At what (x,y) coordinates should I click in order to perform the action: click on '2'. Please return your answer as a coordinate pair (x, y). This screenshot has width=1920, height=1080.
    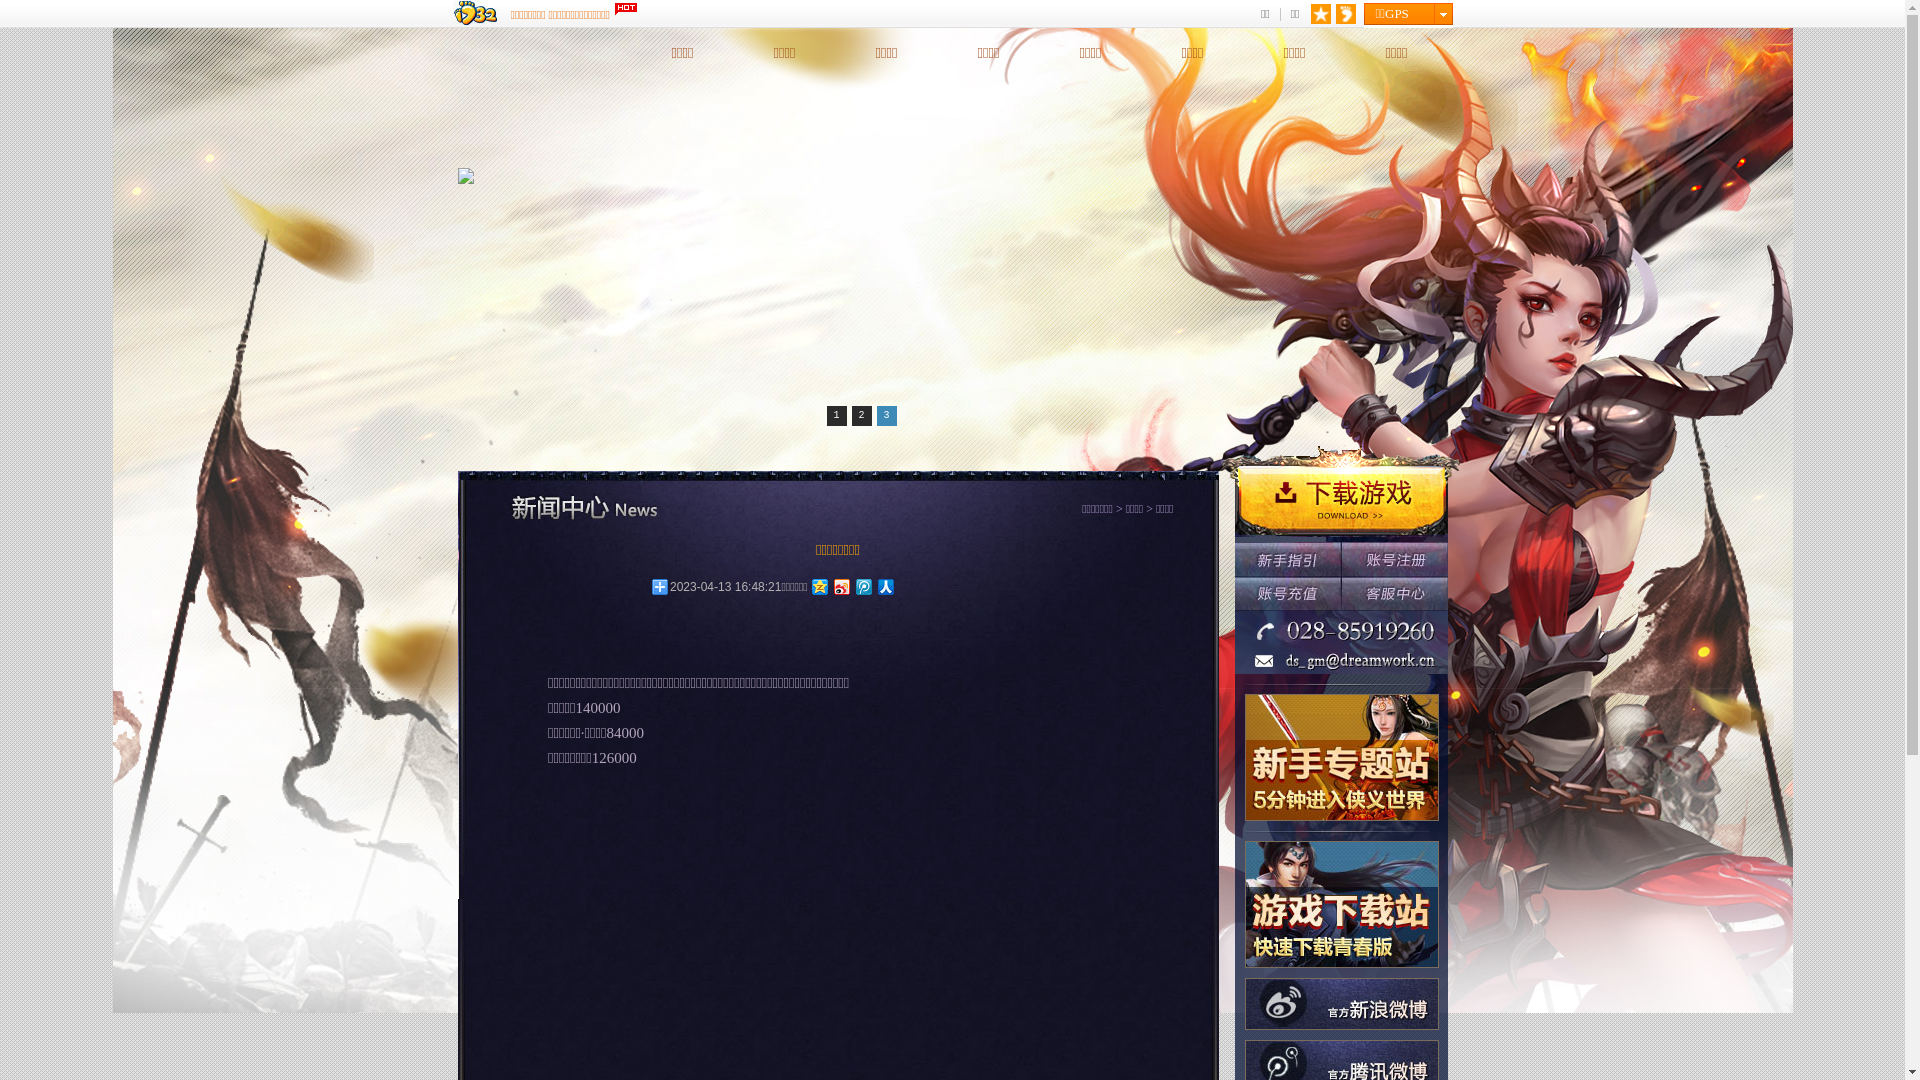
    Looking at the image, I should click on (862, 415).